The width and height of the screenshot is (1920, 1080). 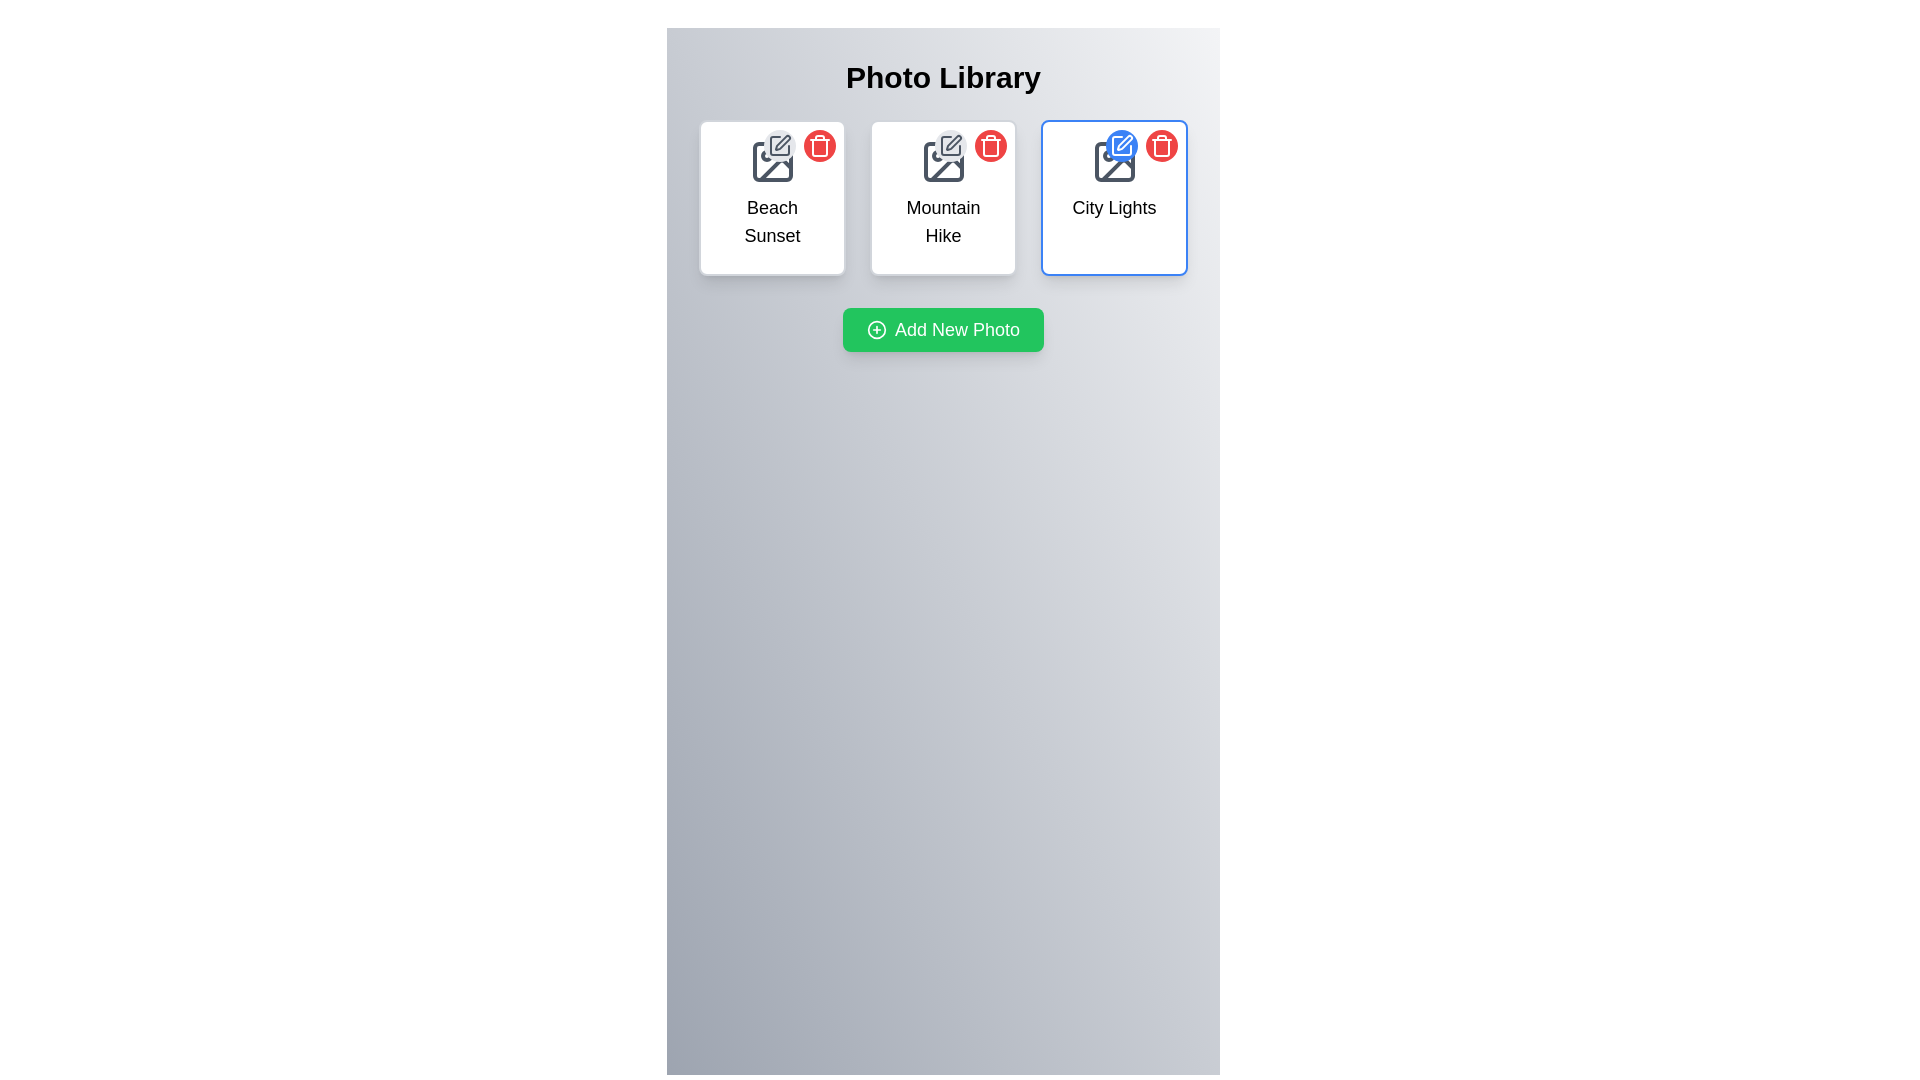 I want to click on the delete button icon in the top-right corner of the 'City Lights' photo card, so click(x=990, y=145).